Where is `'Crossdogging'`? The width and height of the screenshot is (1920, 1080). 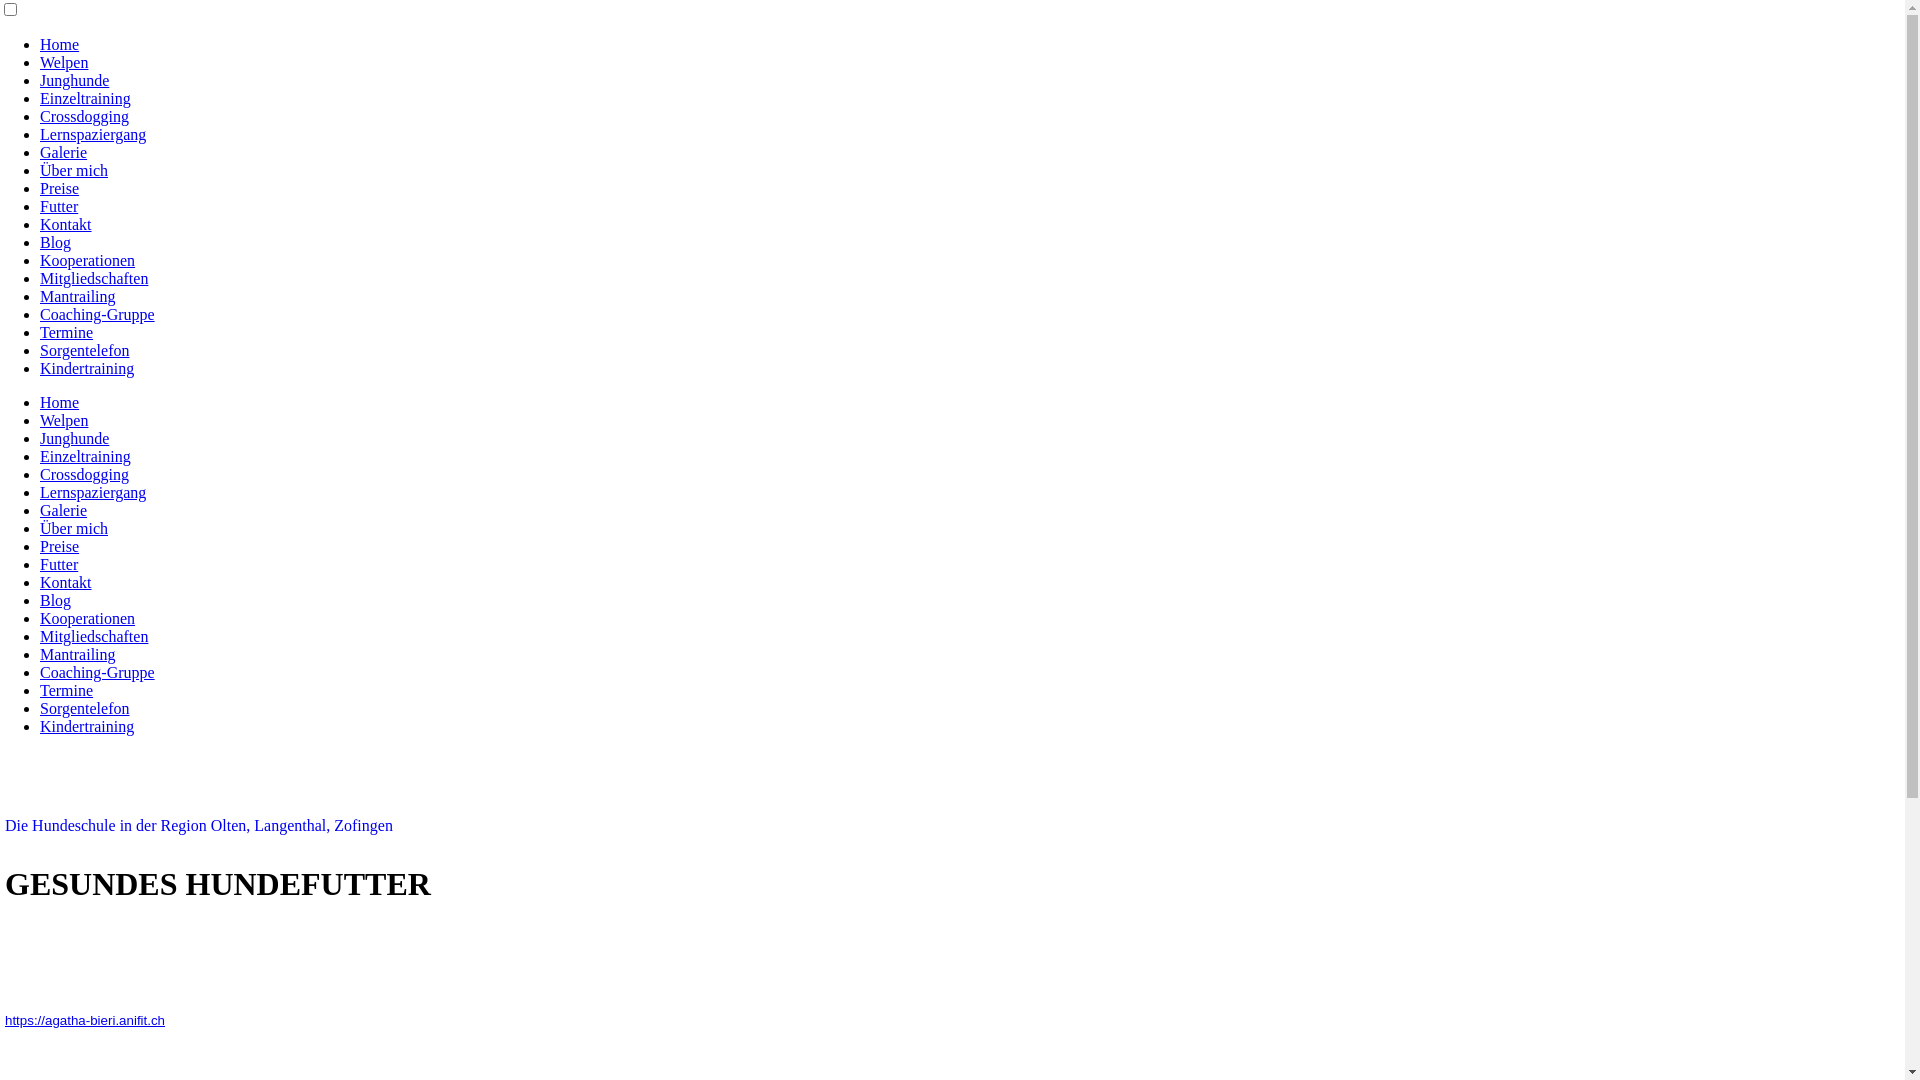 'Crossdogging' is located at coordinates (83, 116).